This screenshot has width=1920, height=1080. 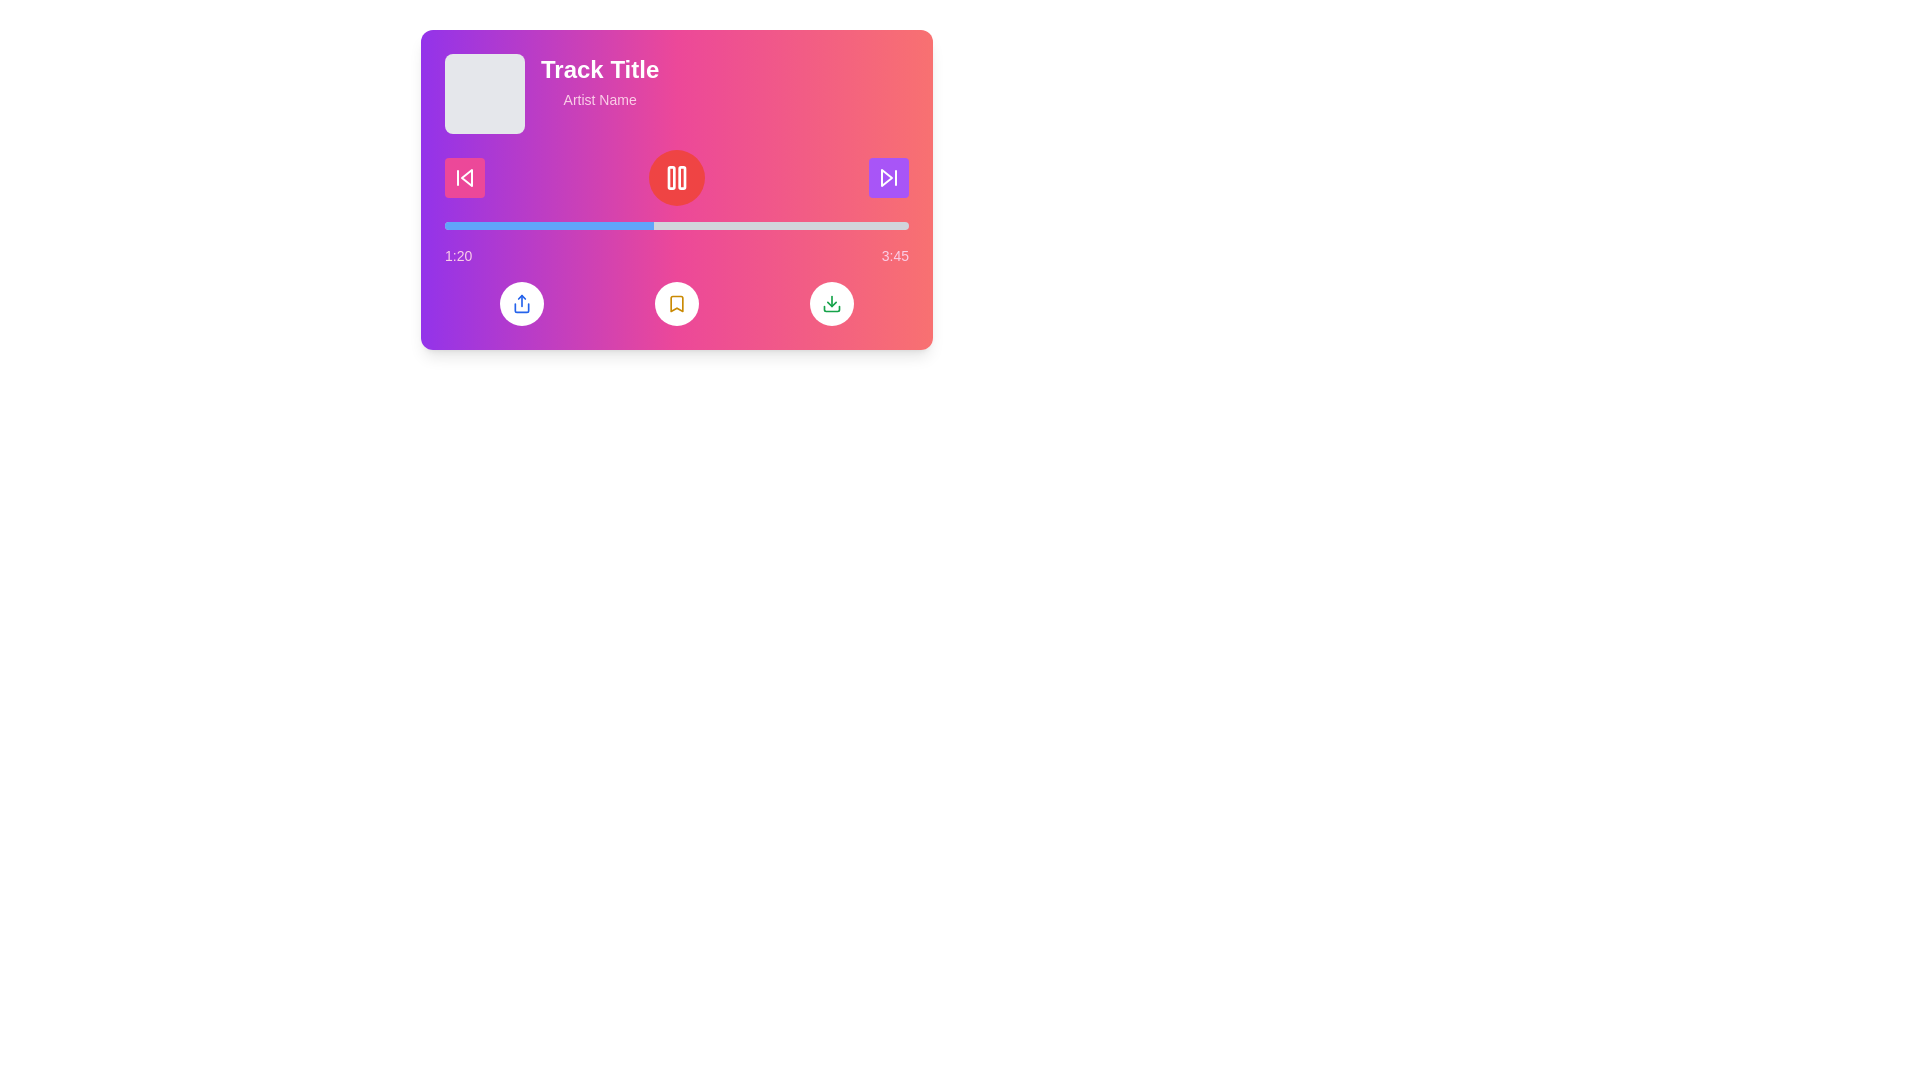 What do you see at coordinates (831, 304) in the screenshot?
I see `the download button located at the far right of the three interactive icons at the bottom of the music player interface to initiate a download` at bounding box center [831, 304].